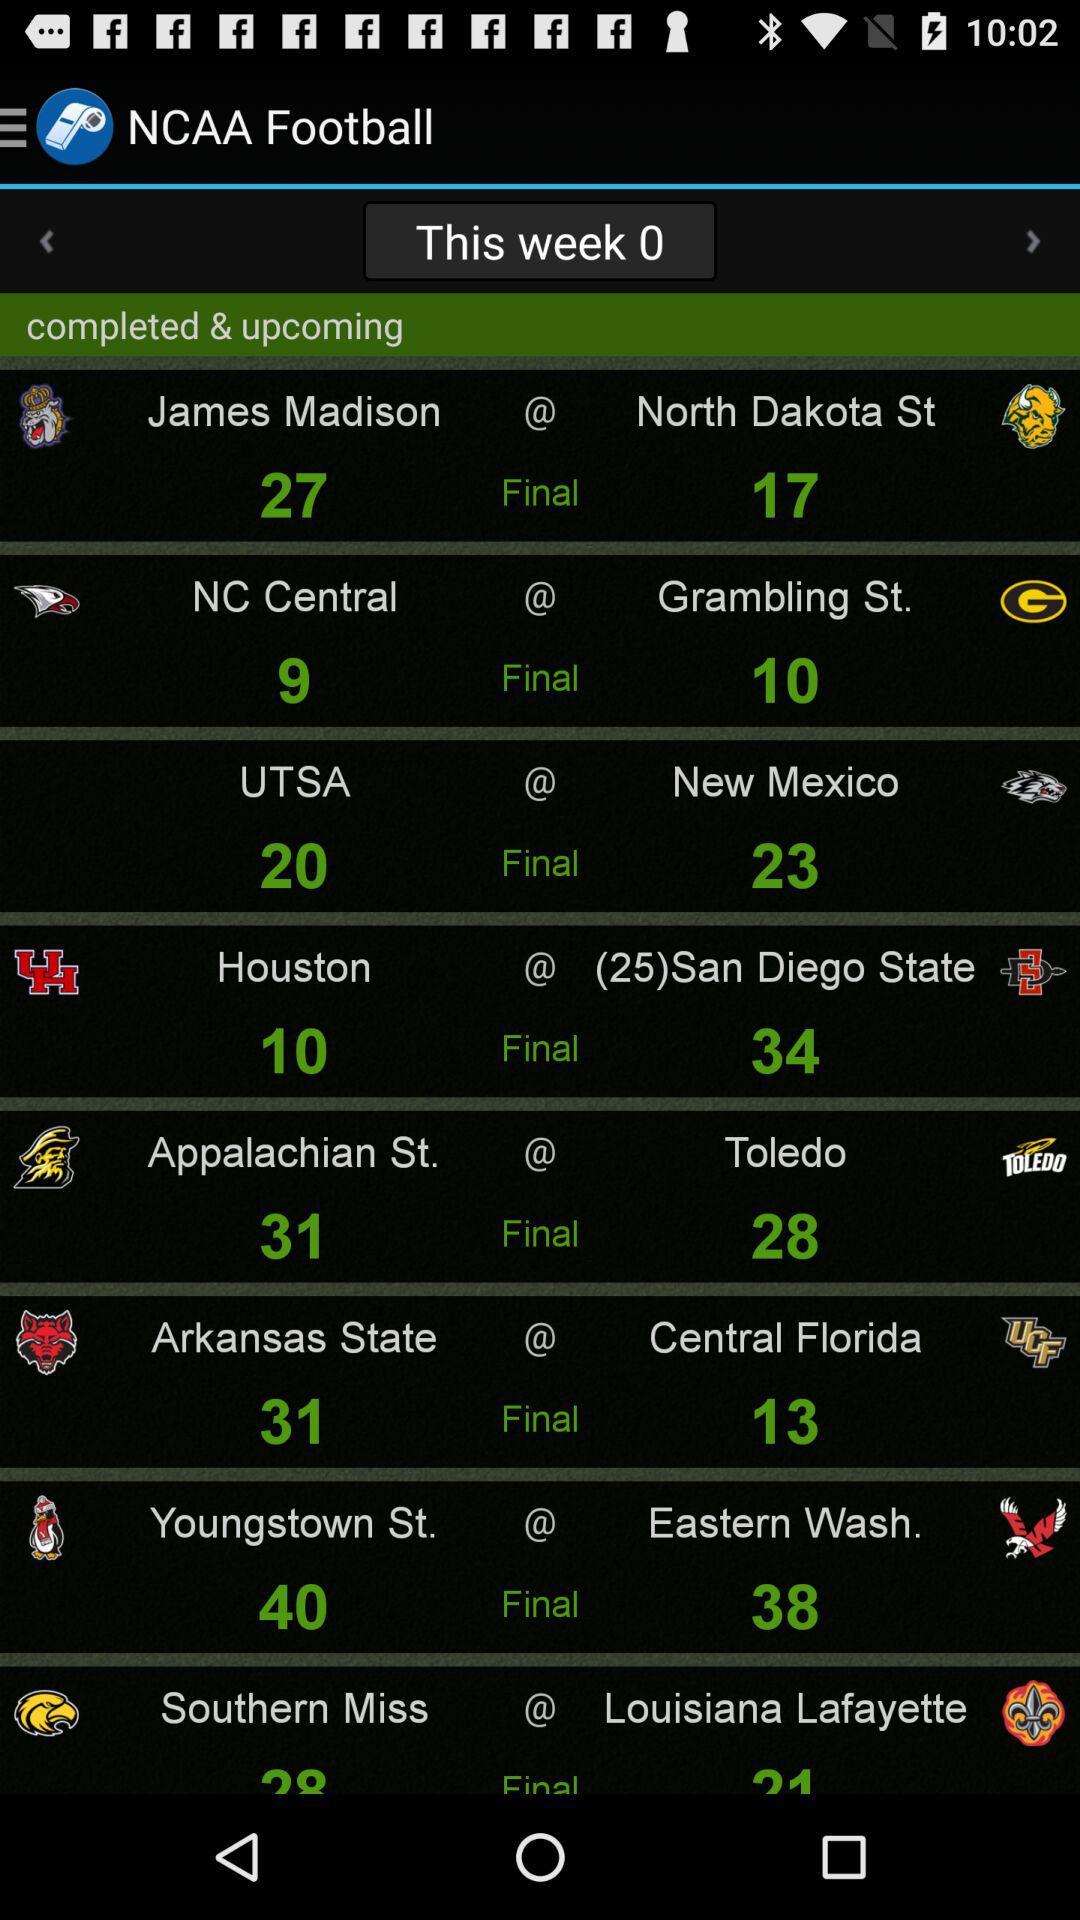 The width and height of the screenshot is (1080, 1920). What do you see at coordinates (540, 240) in the screenshot?
I see `the this week 0` at bounding box center [540, 240].